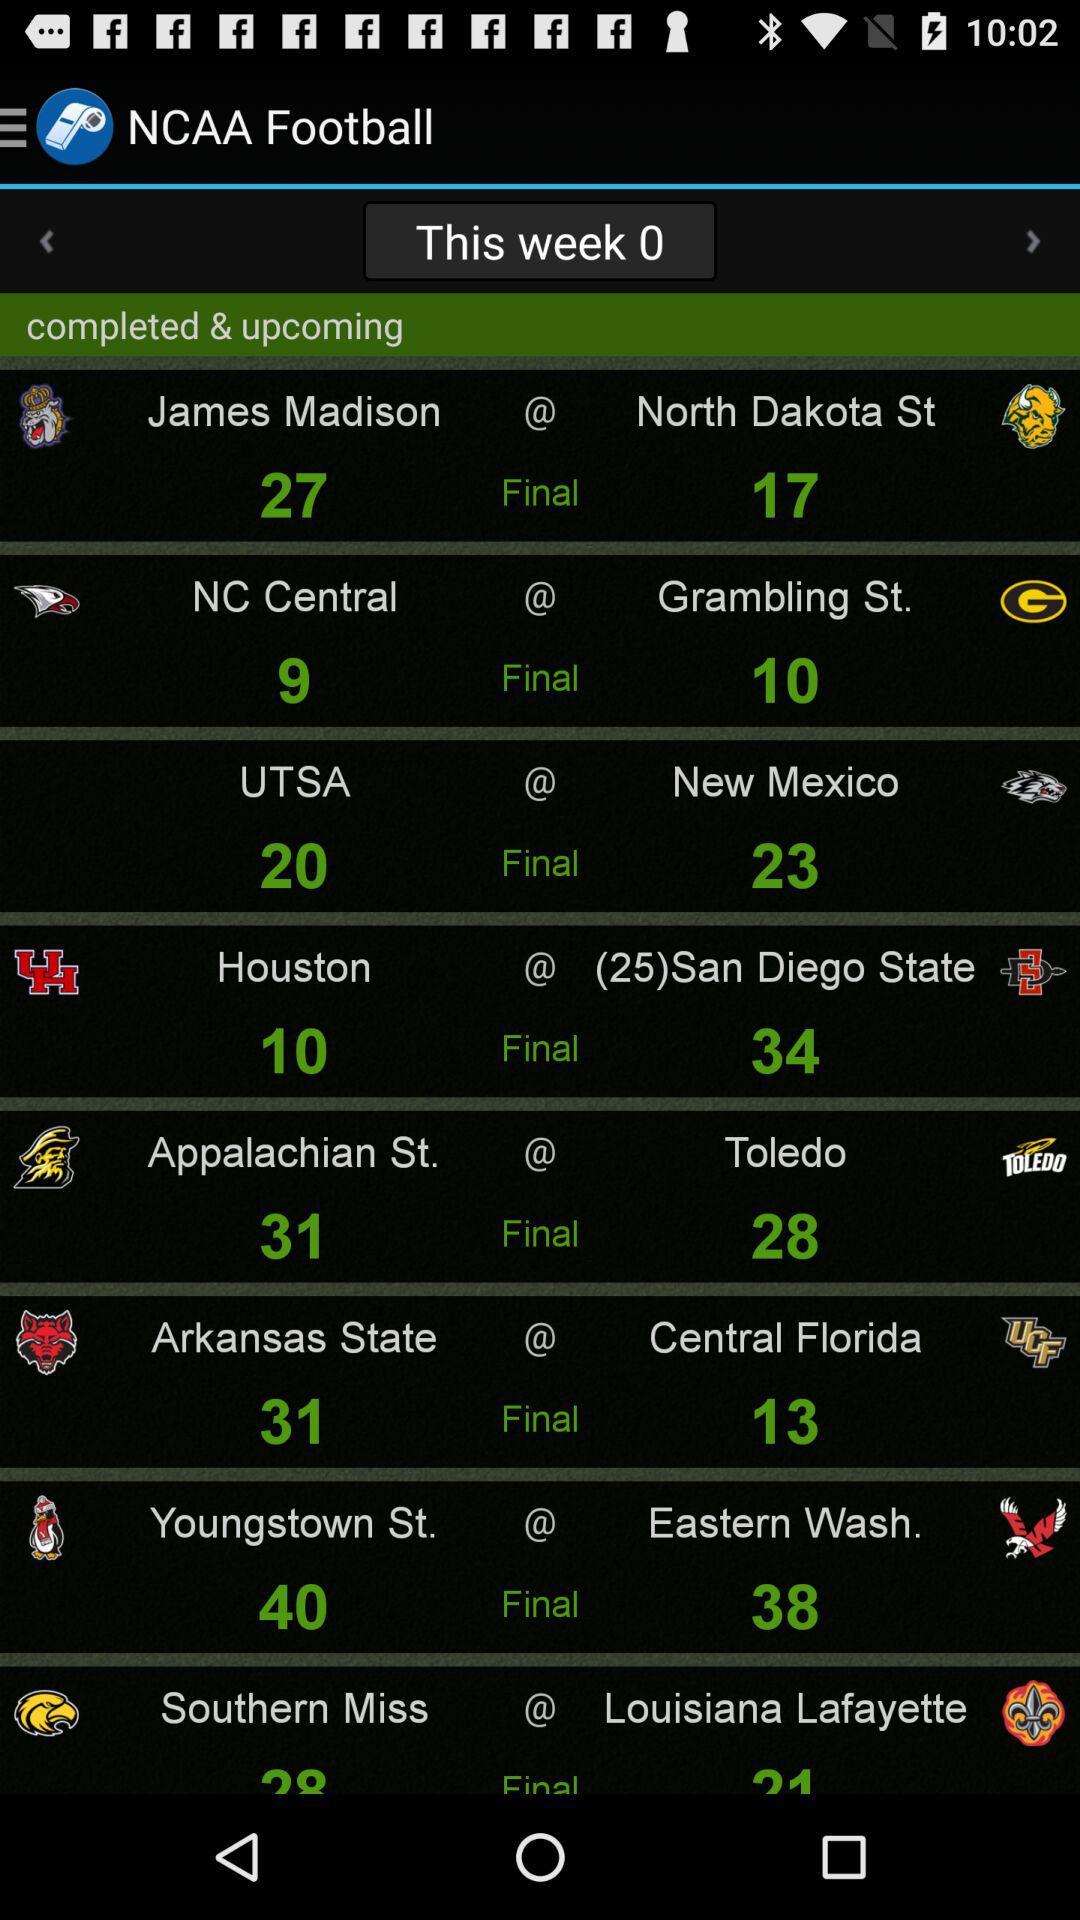 The width and height of the screenshot is (1080, 1920). What do you see at coordinates (540, 240) in the screenshot?
I see `the this week 0` at bounding box center [540, 240].